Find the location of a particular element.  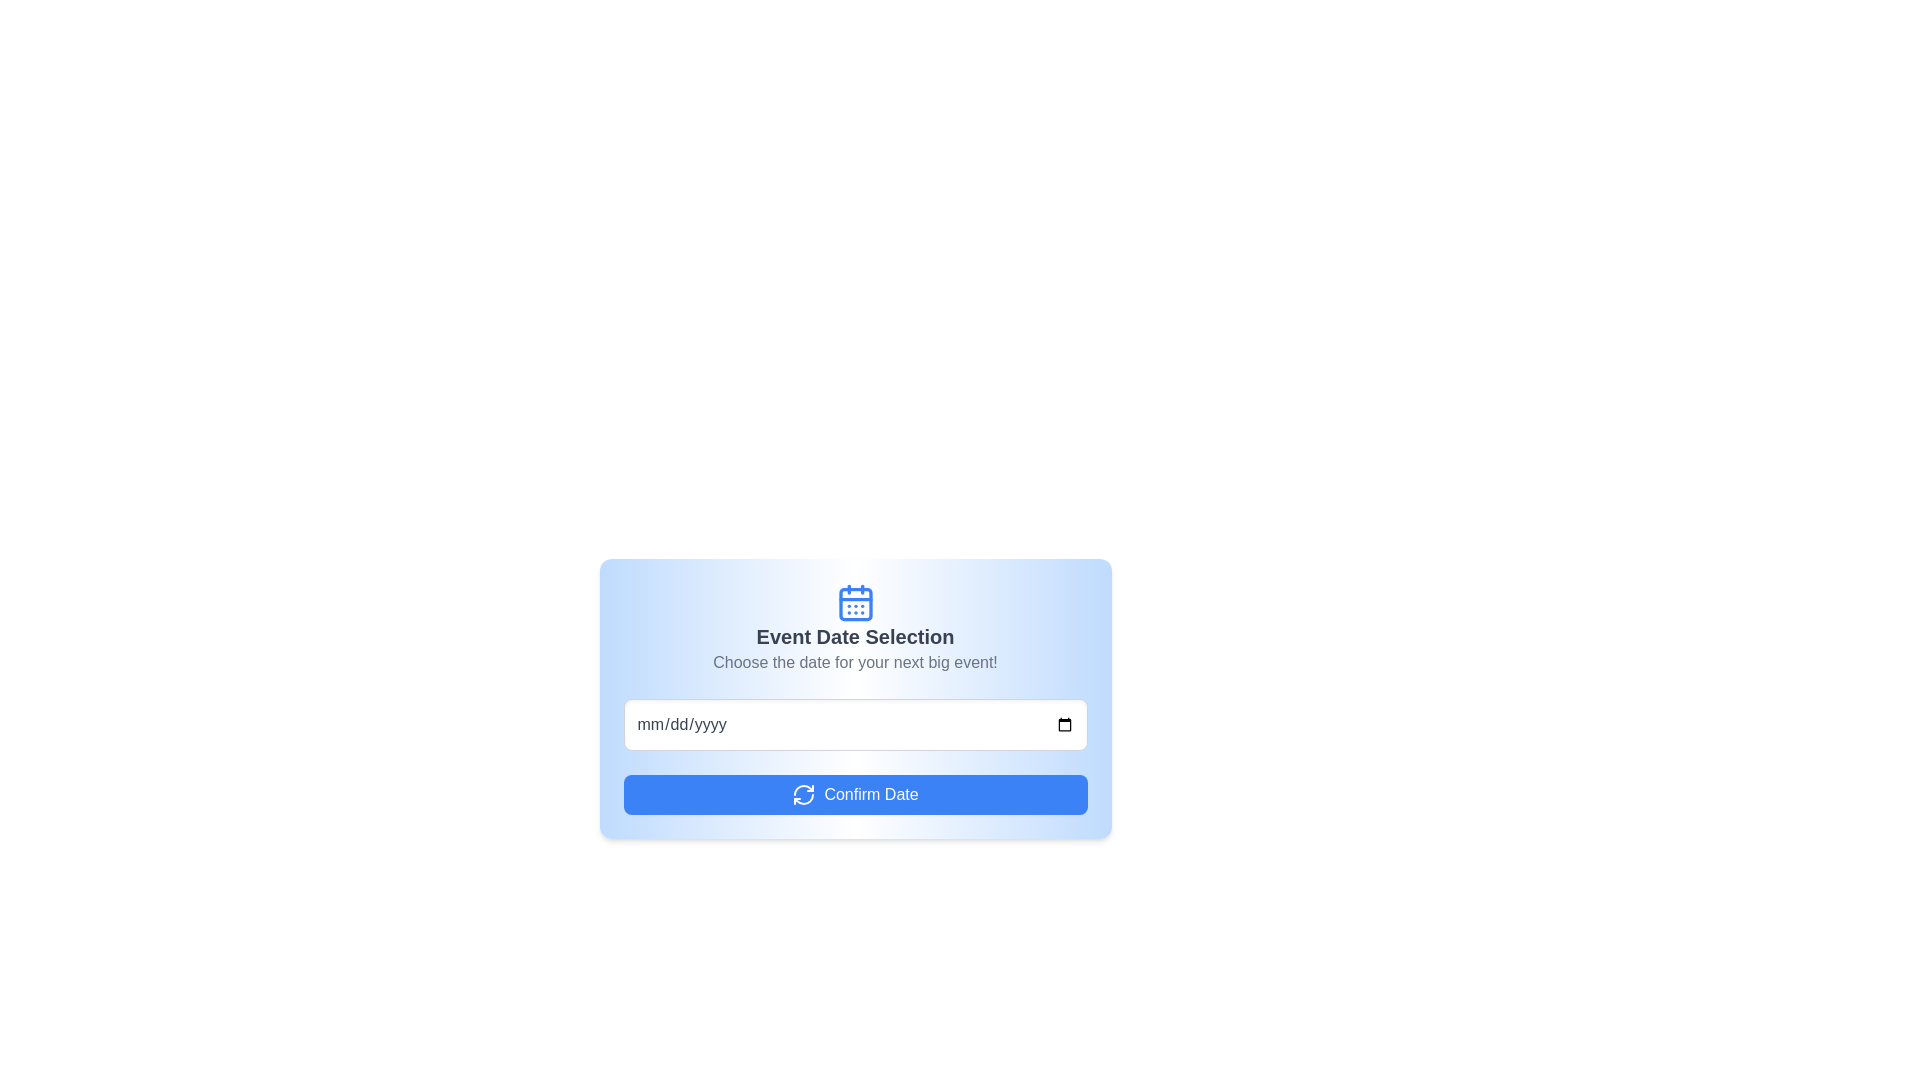

the SVG Icon that indicates a reset or refresh action, located on the left side of the 'Confirm Date' button adjacent to the text label 'Confirm Date.' is located at coordinates (804, 793).